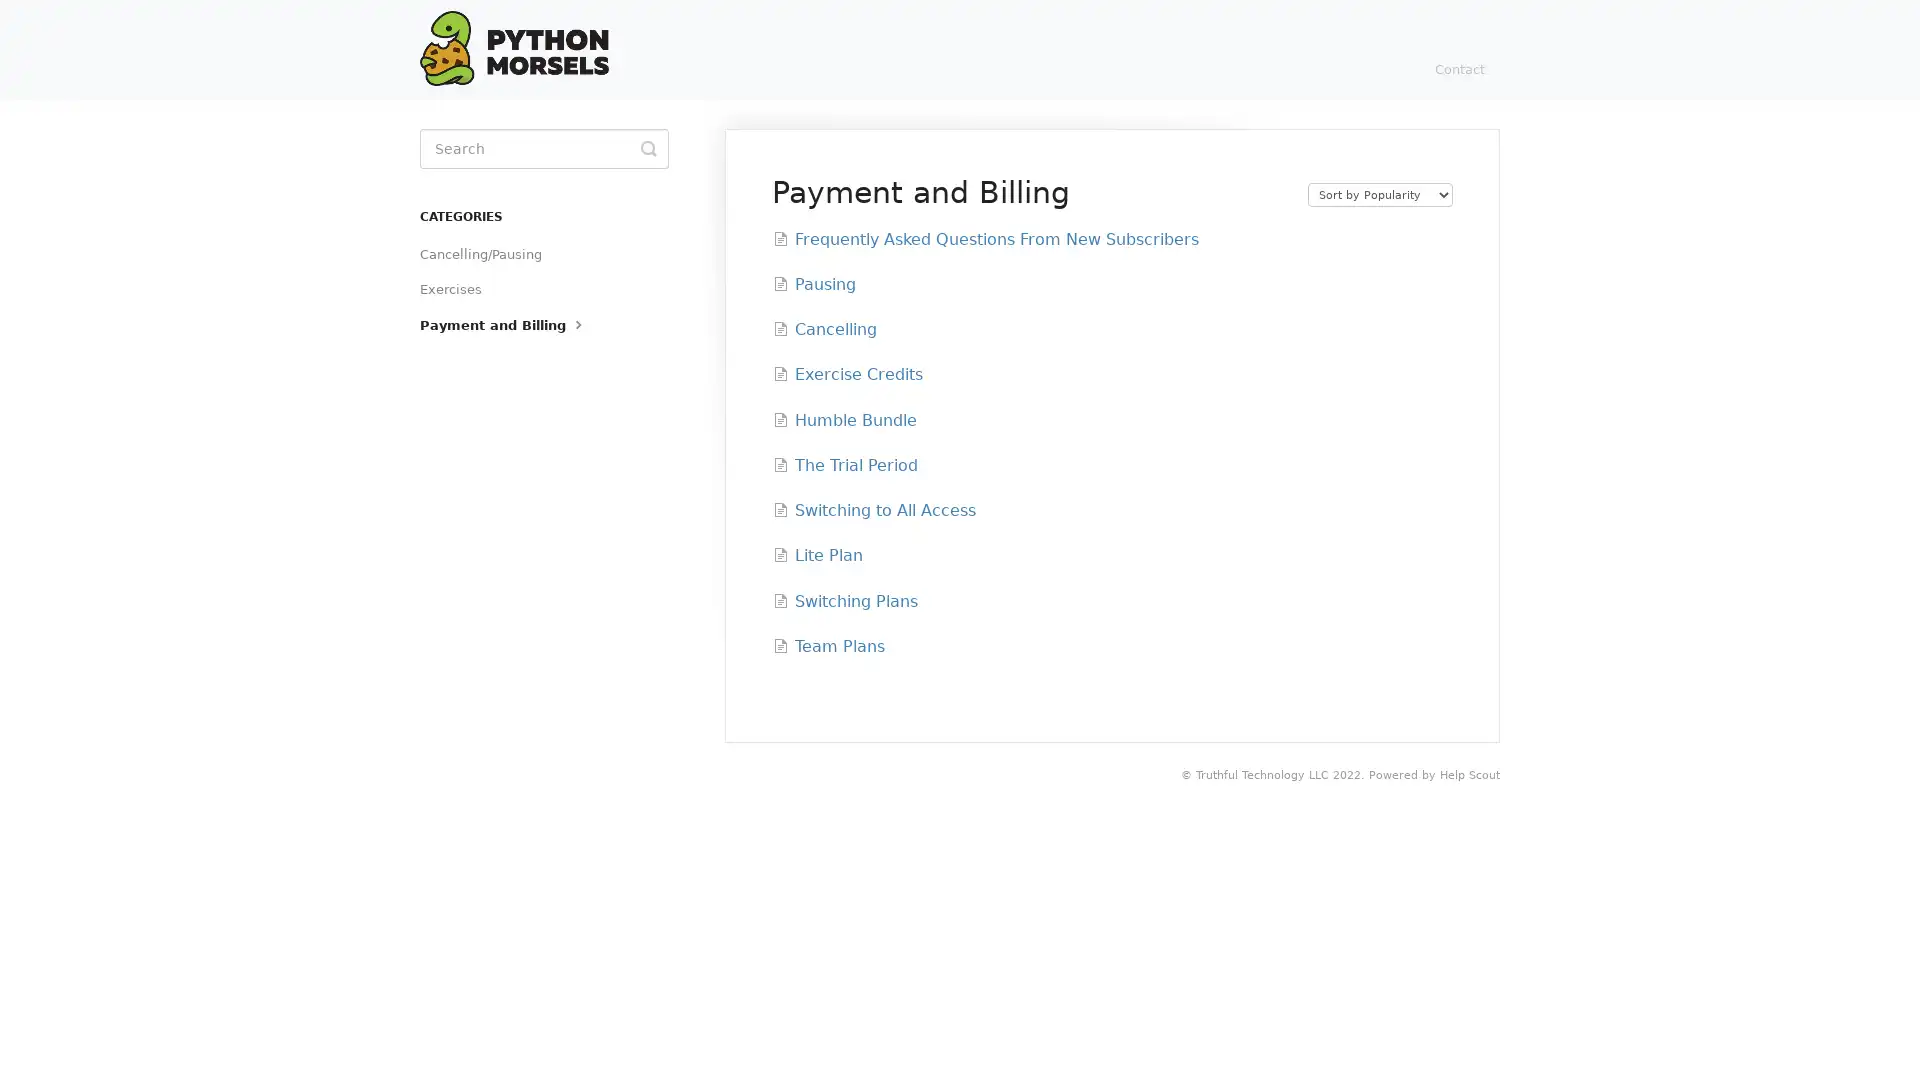  What do you see at coordinates (648, 148) in the screenshot?
I see `Toggle Search` at bounding box center [648, 148].